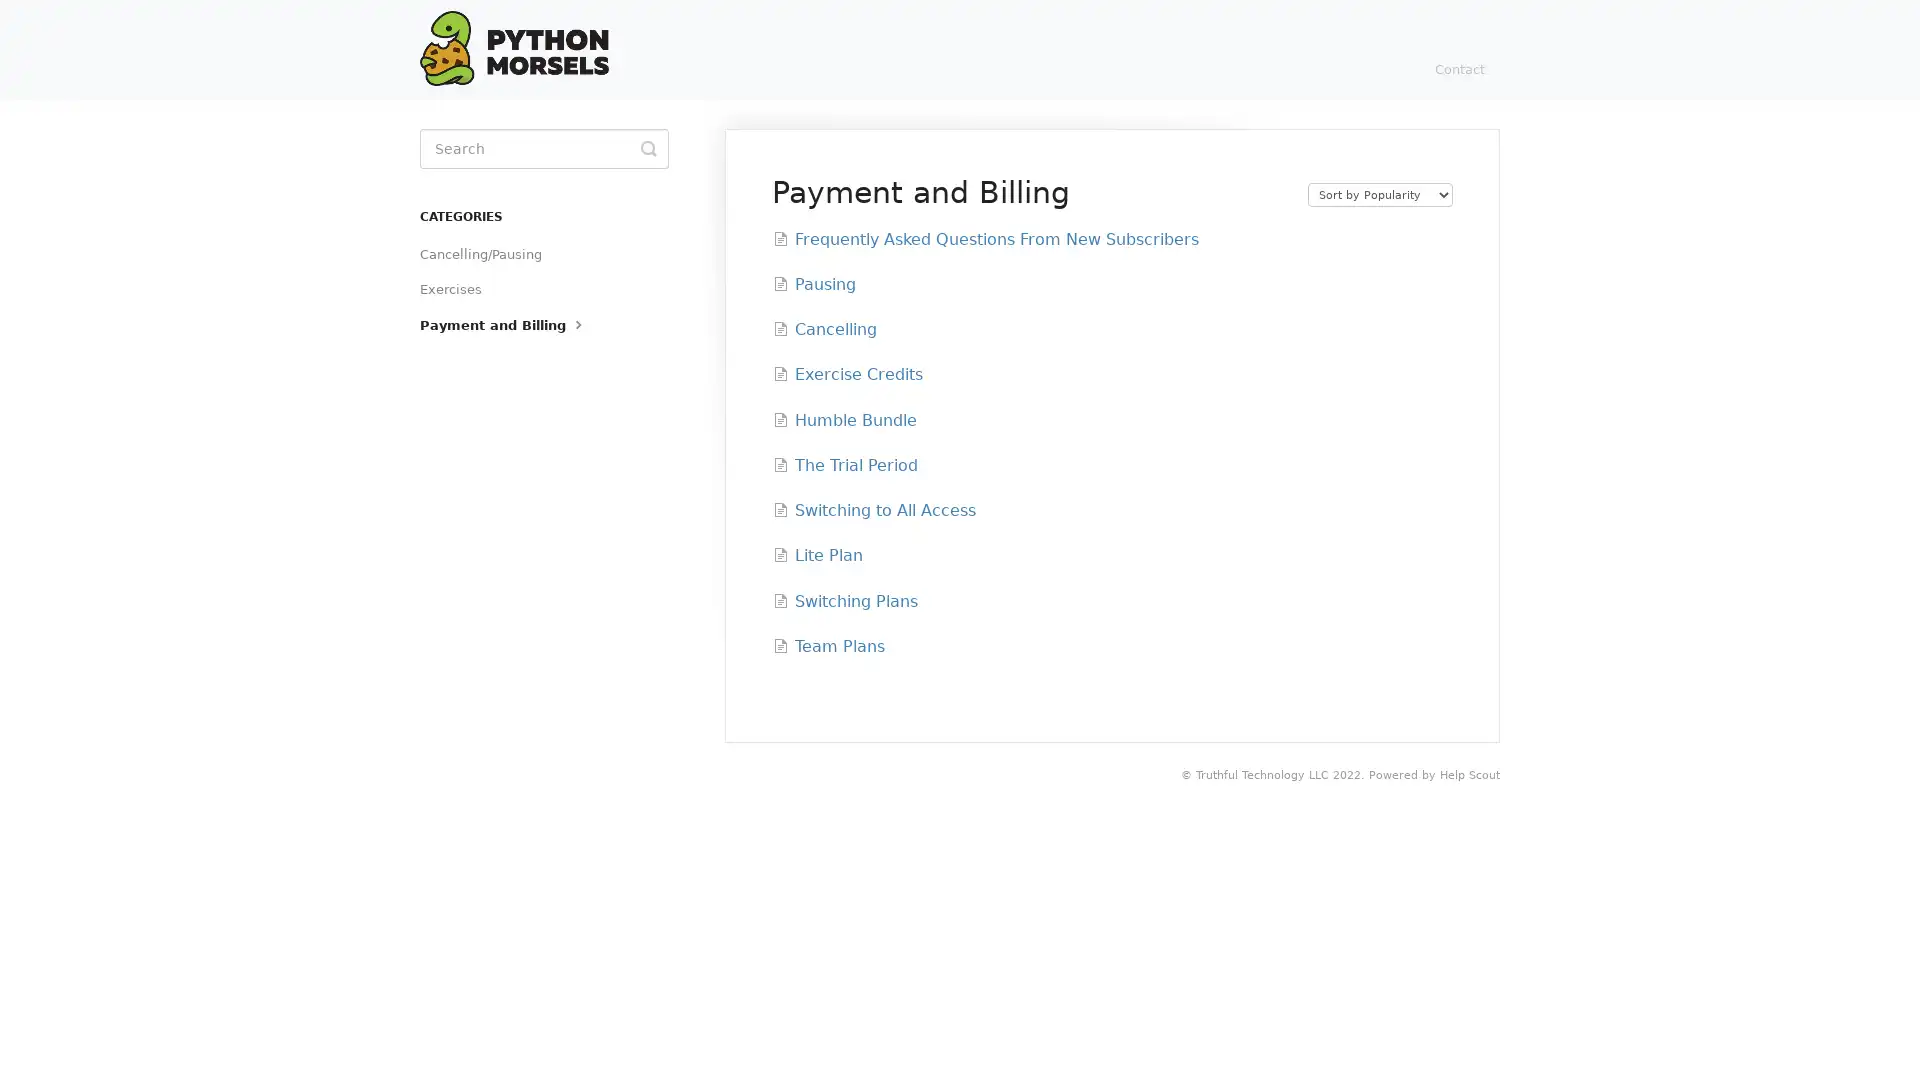  What do you see at coordinates (648, 148) in the screenshot?
I see `Toggle Search` at bounding box center [648, 148].